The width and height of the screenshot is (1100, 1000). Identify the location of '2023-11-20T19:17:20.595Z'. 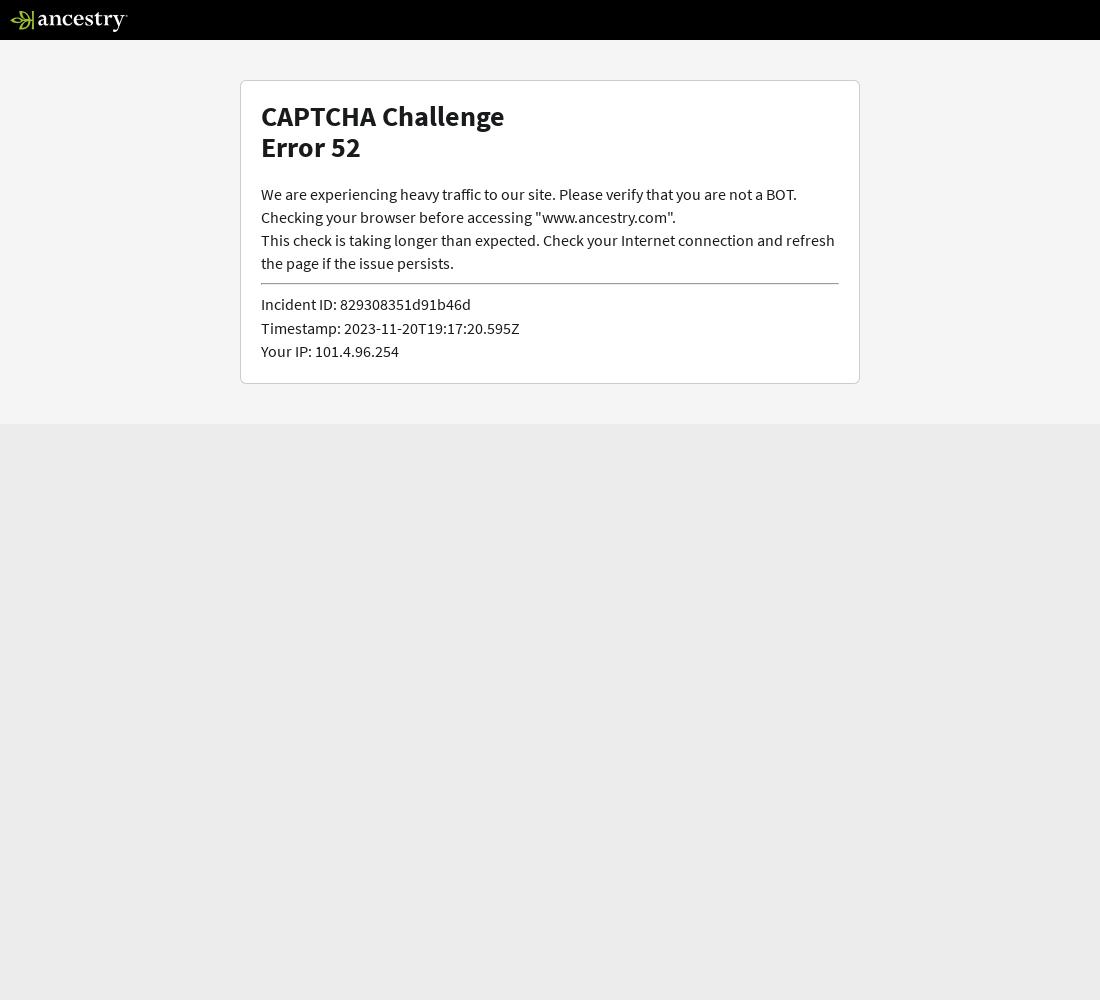
(342, 326).